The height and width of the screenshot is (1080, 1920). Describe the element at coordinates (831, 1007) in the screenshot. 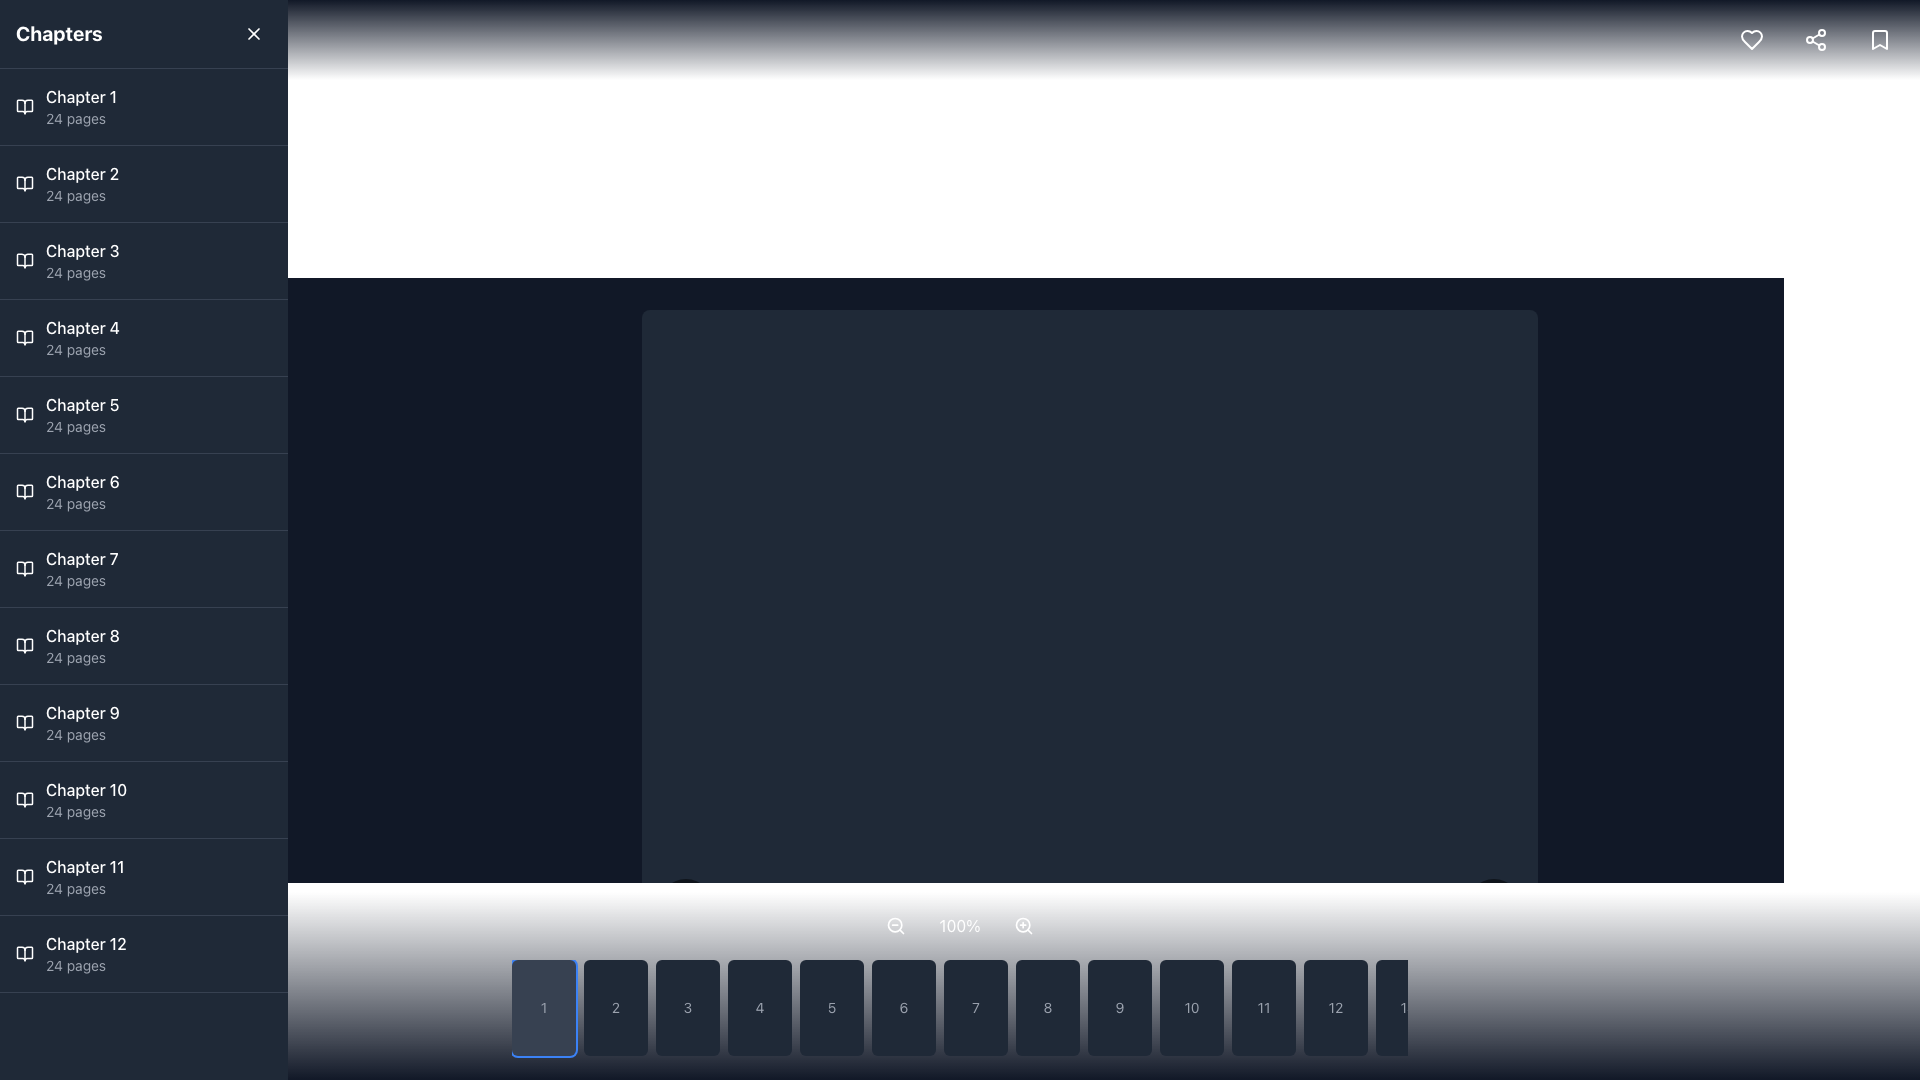

I see `the button labeled '5' which is the fifth button in a horizontal sequence` at that location.